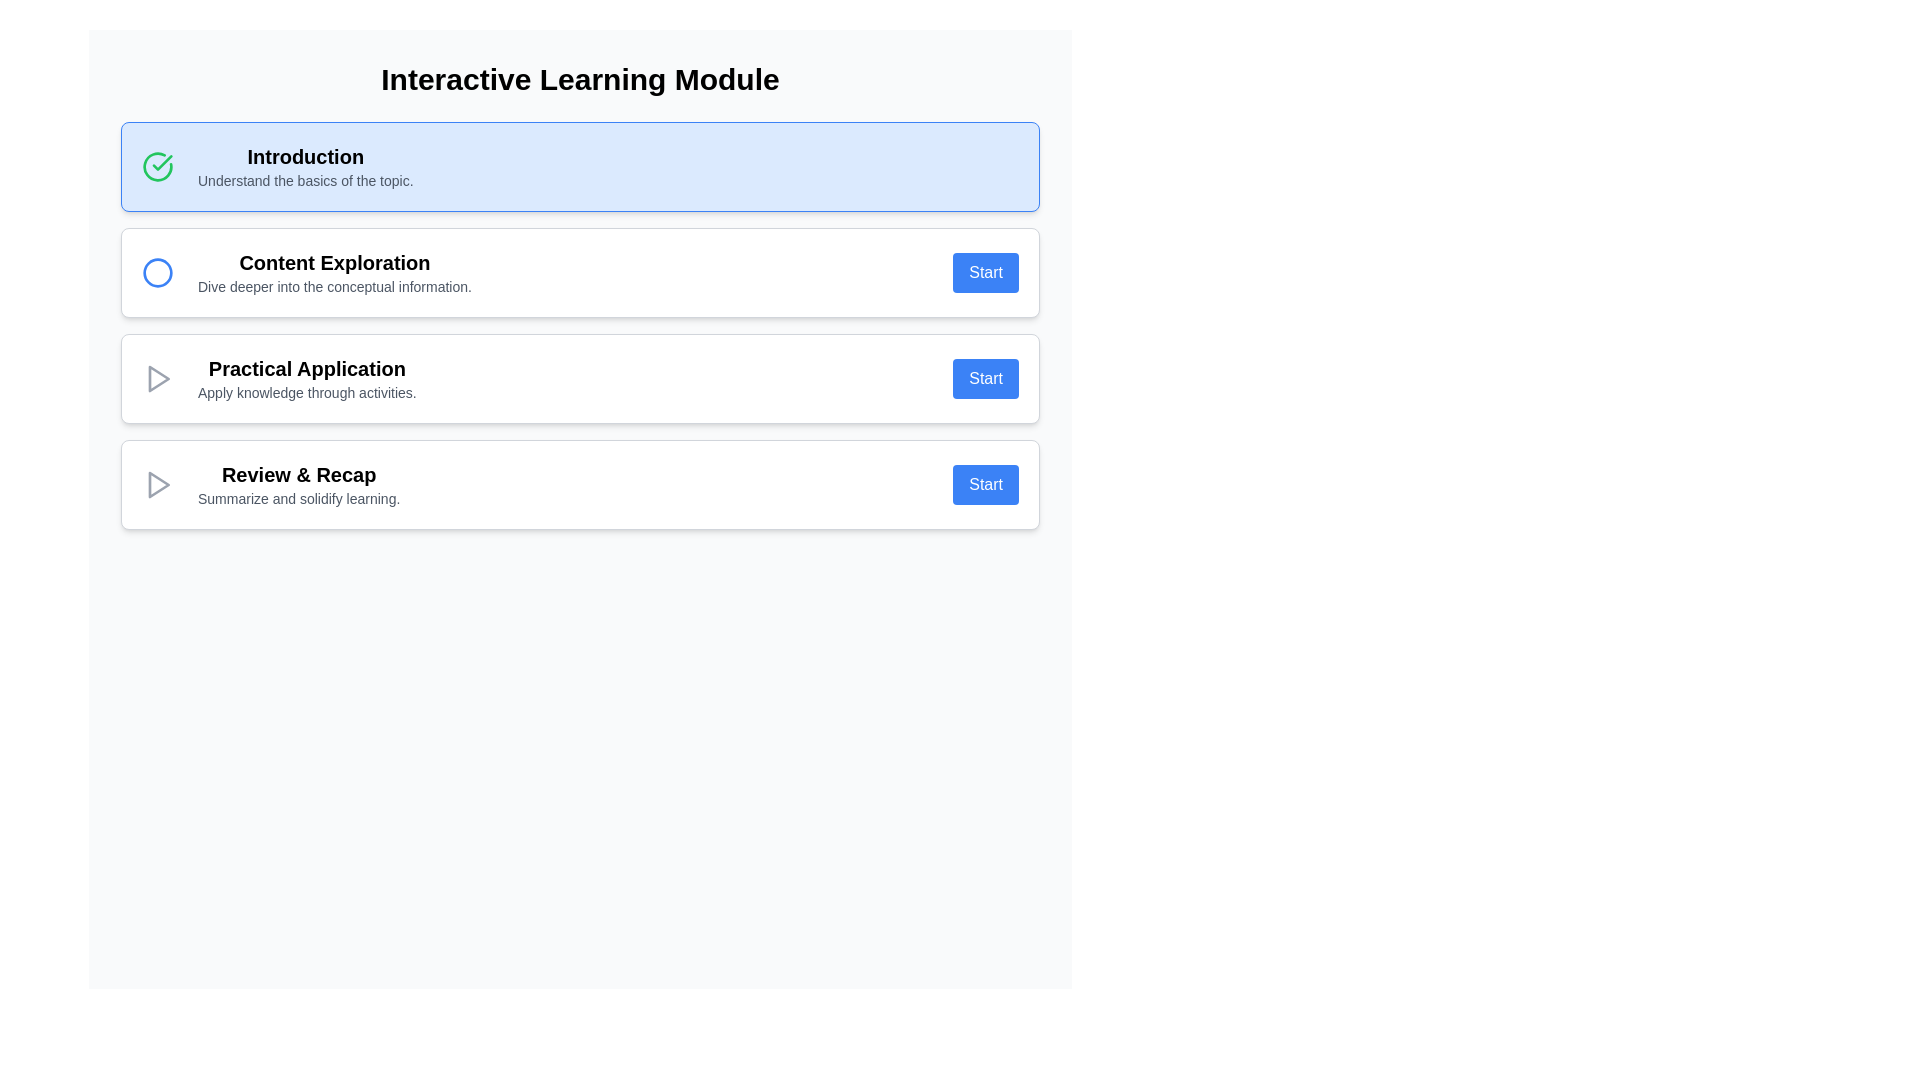 Image resolution: width=1920 pixels, height=1080 pixels. Describe the element at coordinates (335, 273) in the screenshot. I see `the Text Display element titled 'Content Exploration' which includes the description 'Dive deeper into the conceptual information.'` at that location.